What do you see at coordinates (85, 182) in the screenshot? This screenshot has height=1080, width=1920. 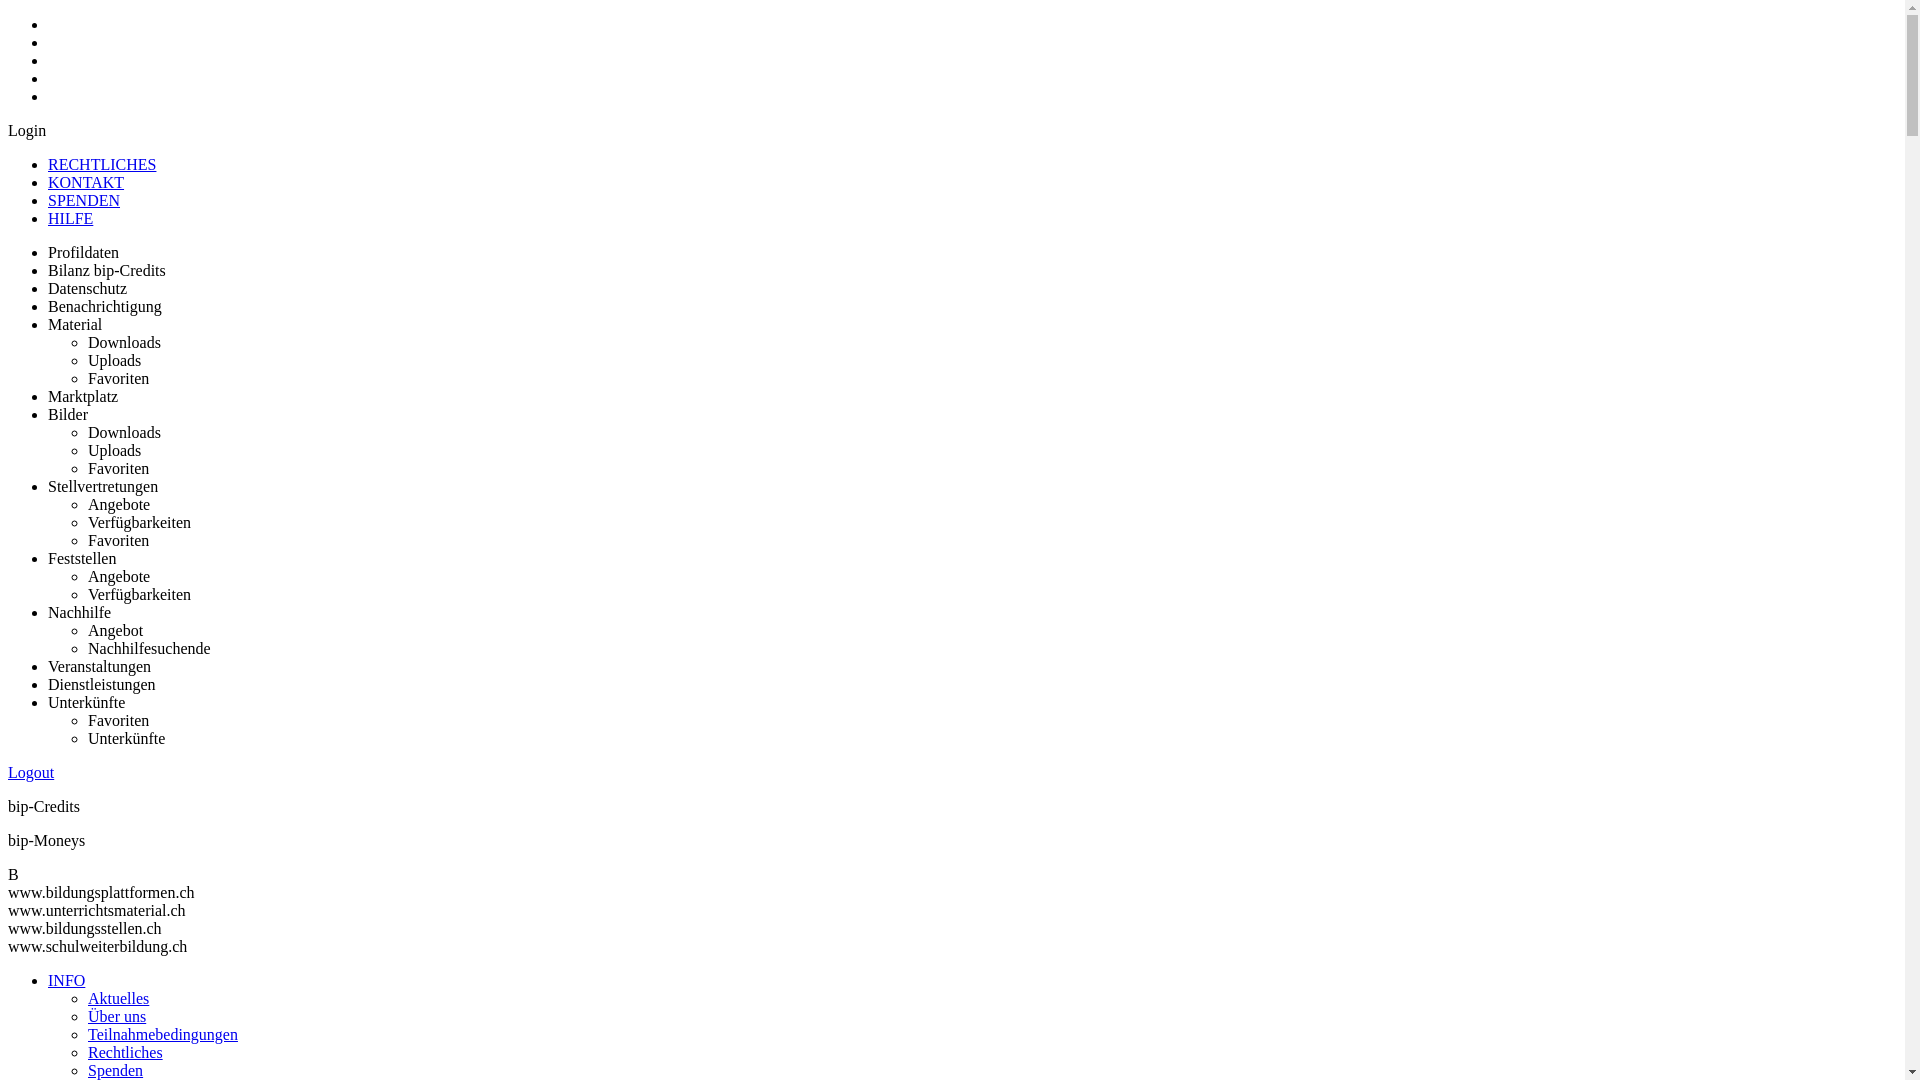 I see `'KONTAKT'` at bounding box center [85, 182].